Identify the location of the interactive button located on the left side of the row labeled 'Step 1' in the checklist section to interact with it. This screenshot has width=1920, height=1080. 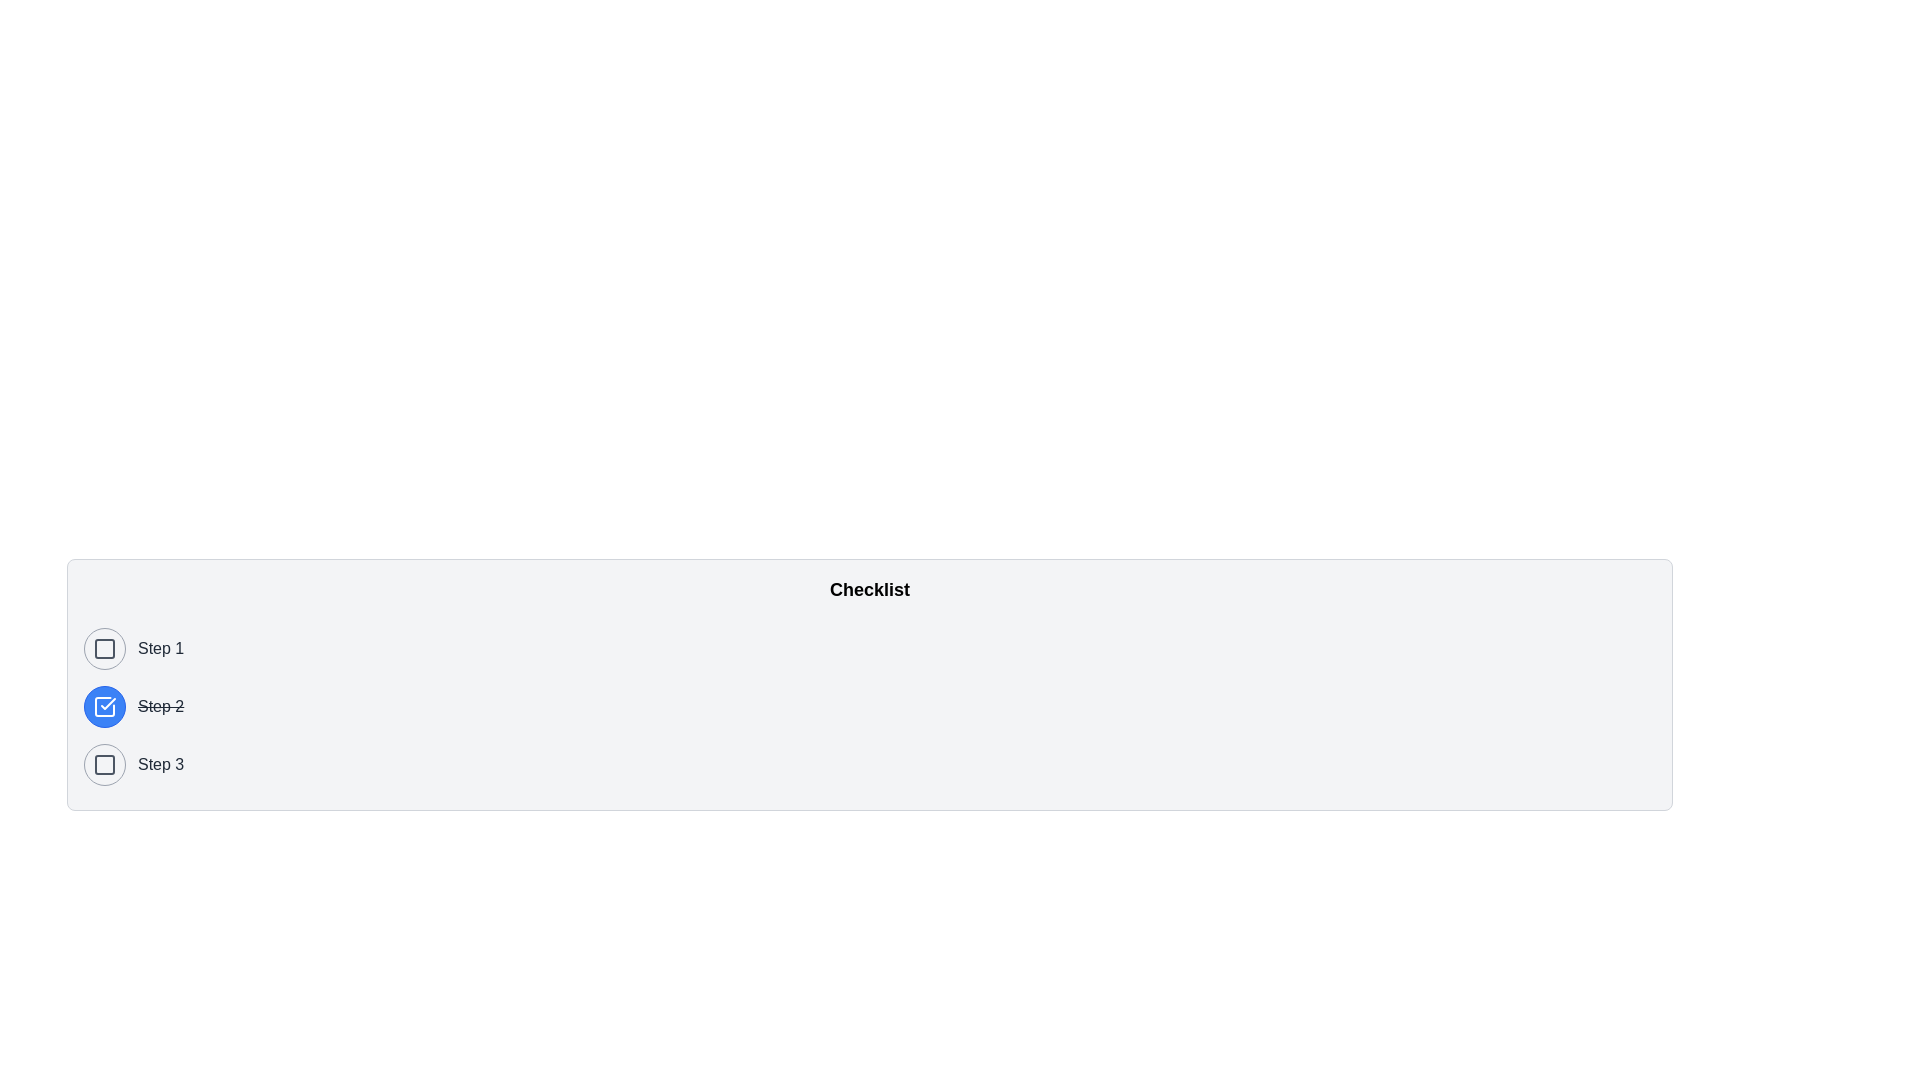
(104, 648).